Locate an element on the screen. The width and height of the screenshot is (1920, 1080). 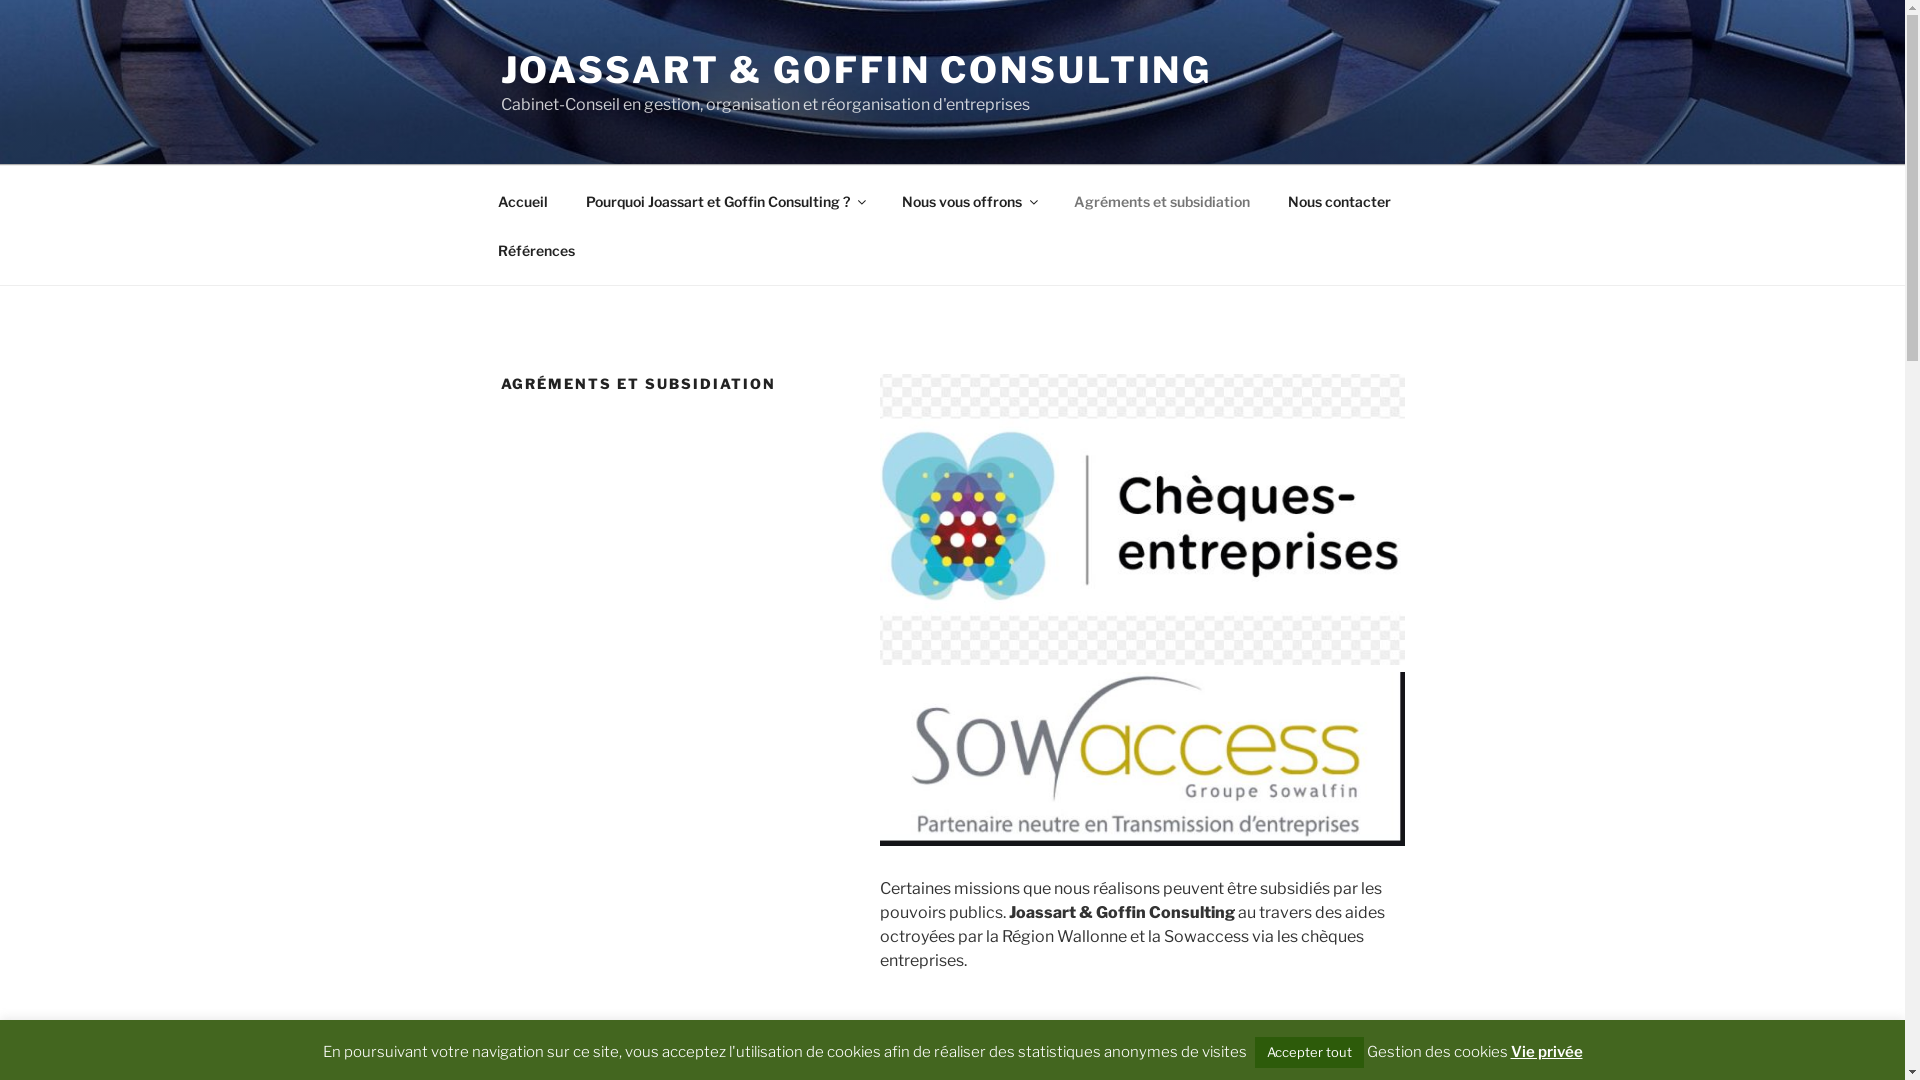
'Accepter tout' is located at coordinates (1252, 1051).